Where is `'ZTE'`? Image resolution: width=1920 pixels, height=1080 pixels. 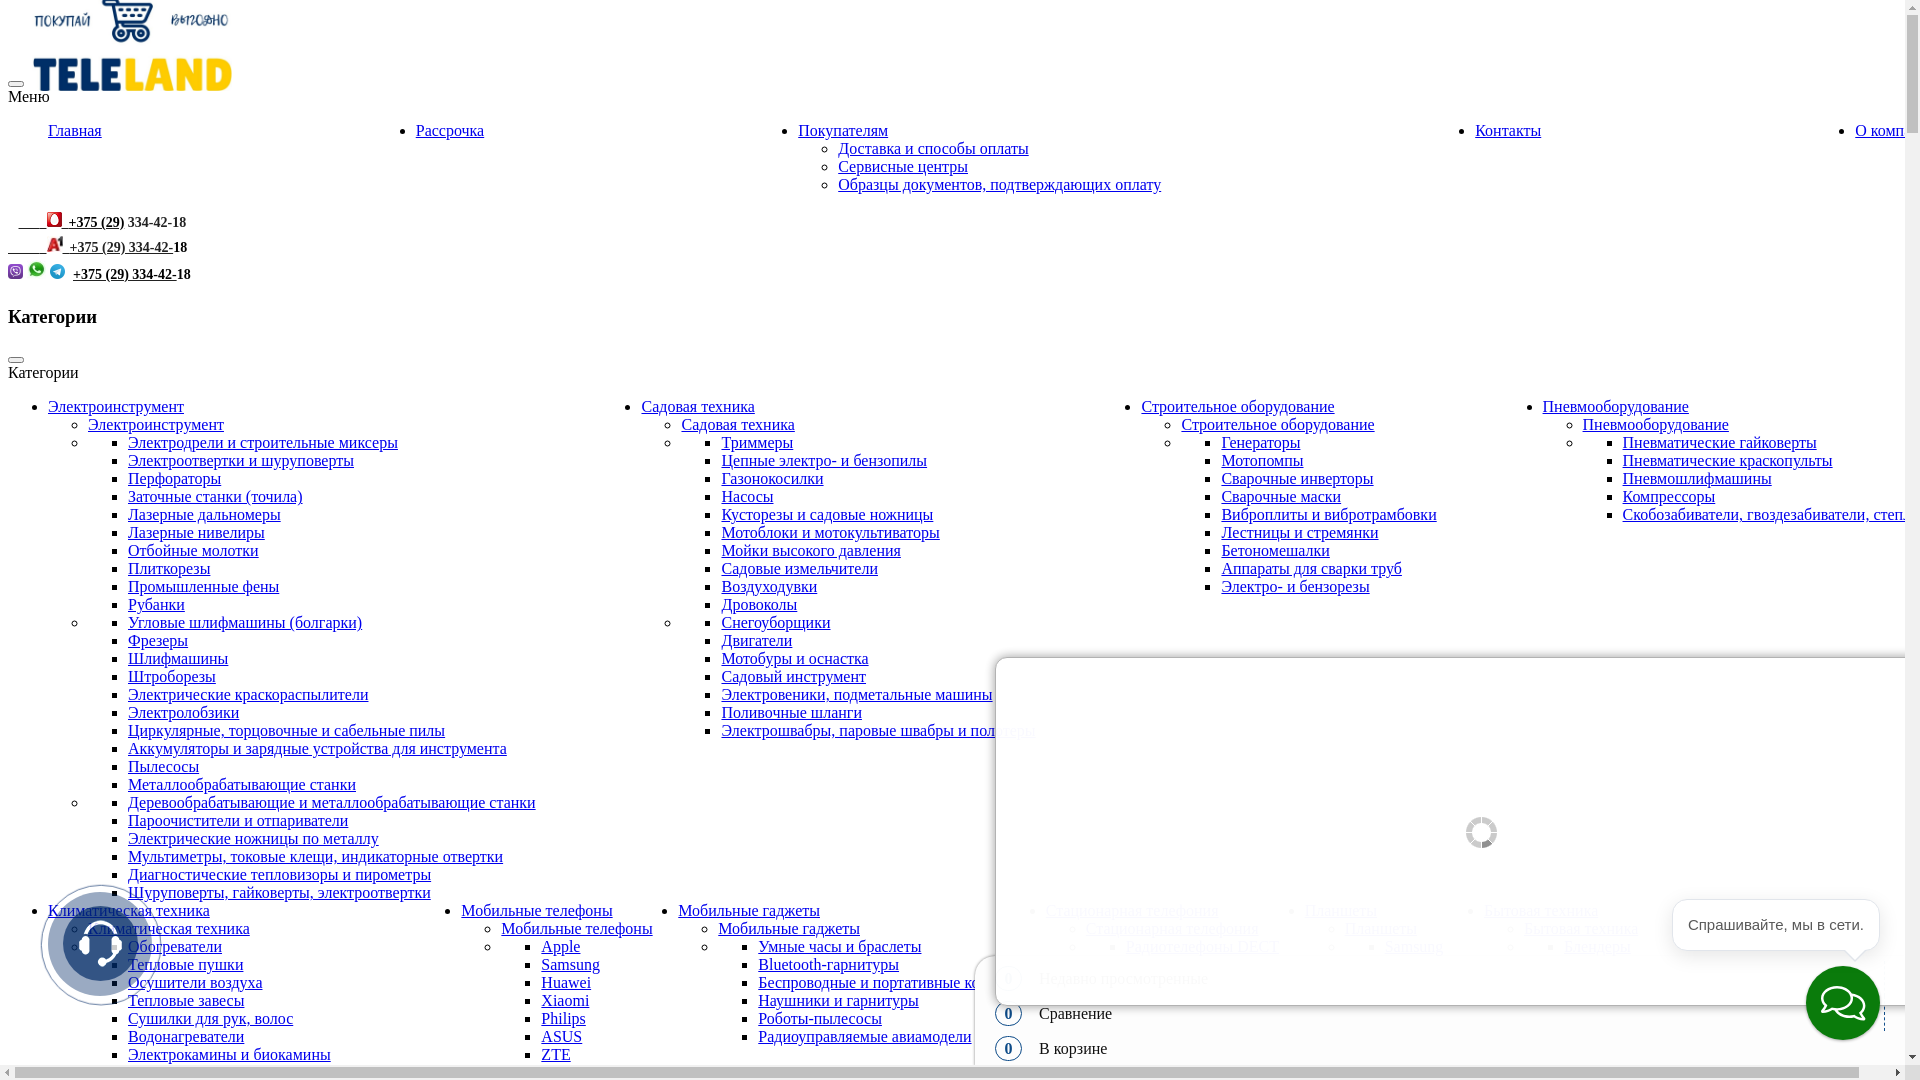 'ZTE' is located at coordinates (555, 1053).